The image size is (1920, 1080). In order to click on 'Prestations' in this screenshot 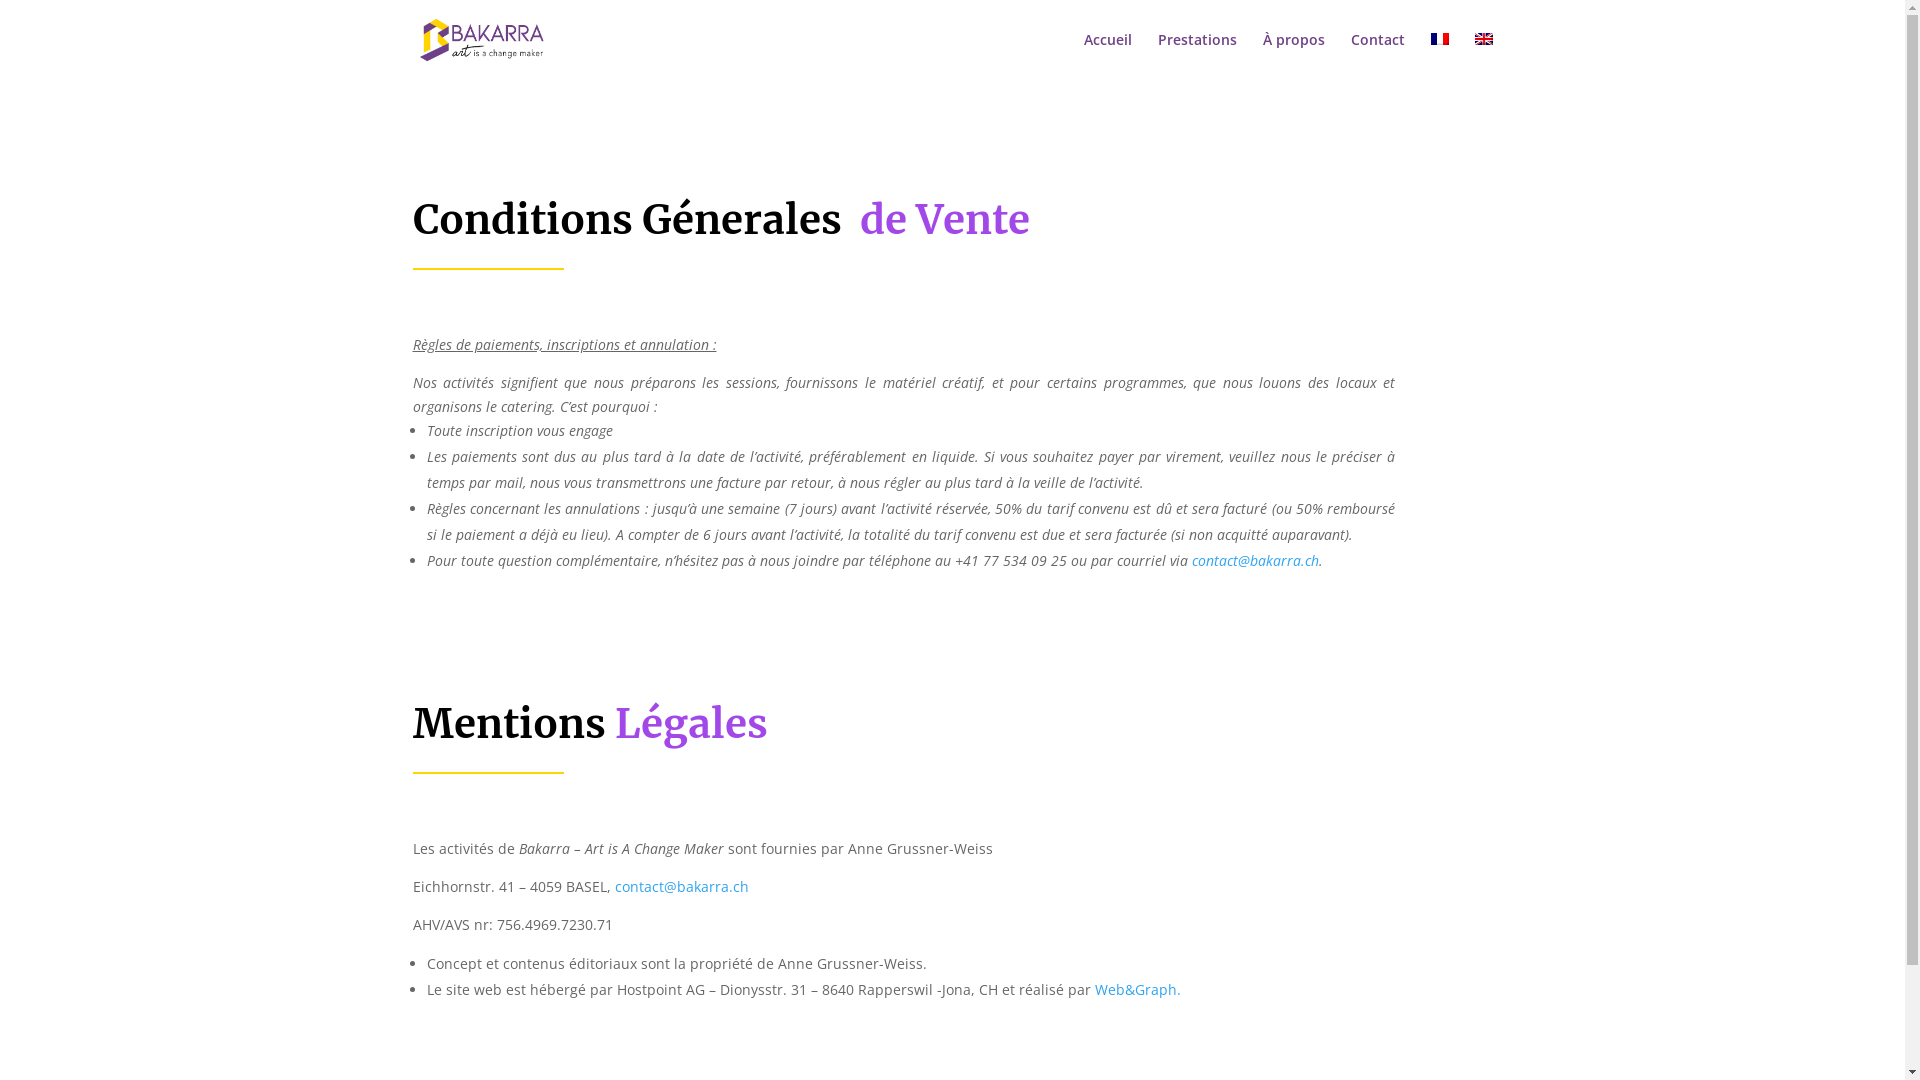, I will do `click(1197, 55)`.